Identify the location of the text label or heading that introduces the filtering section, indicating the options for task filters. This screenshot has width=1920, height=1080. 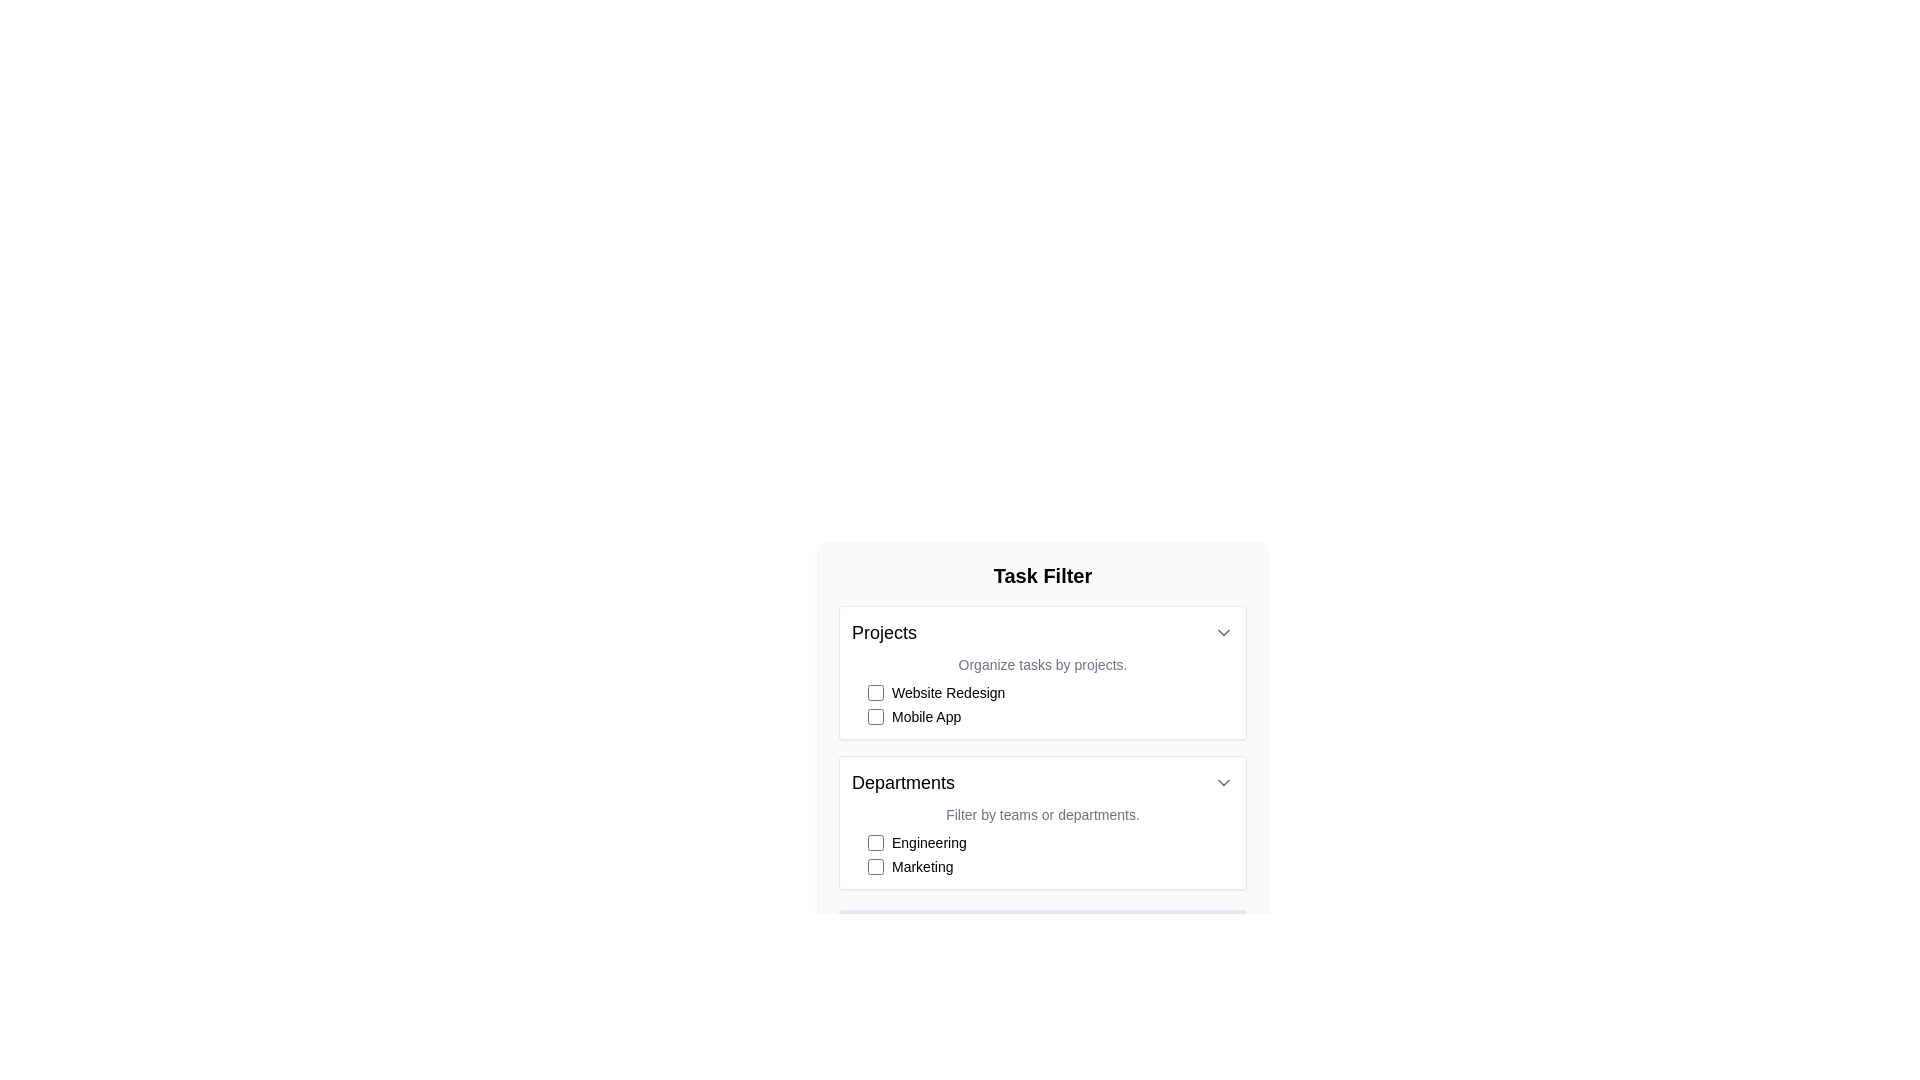
(1041, 575).